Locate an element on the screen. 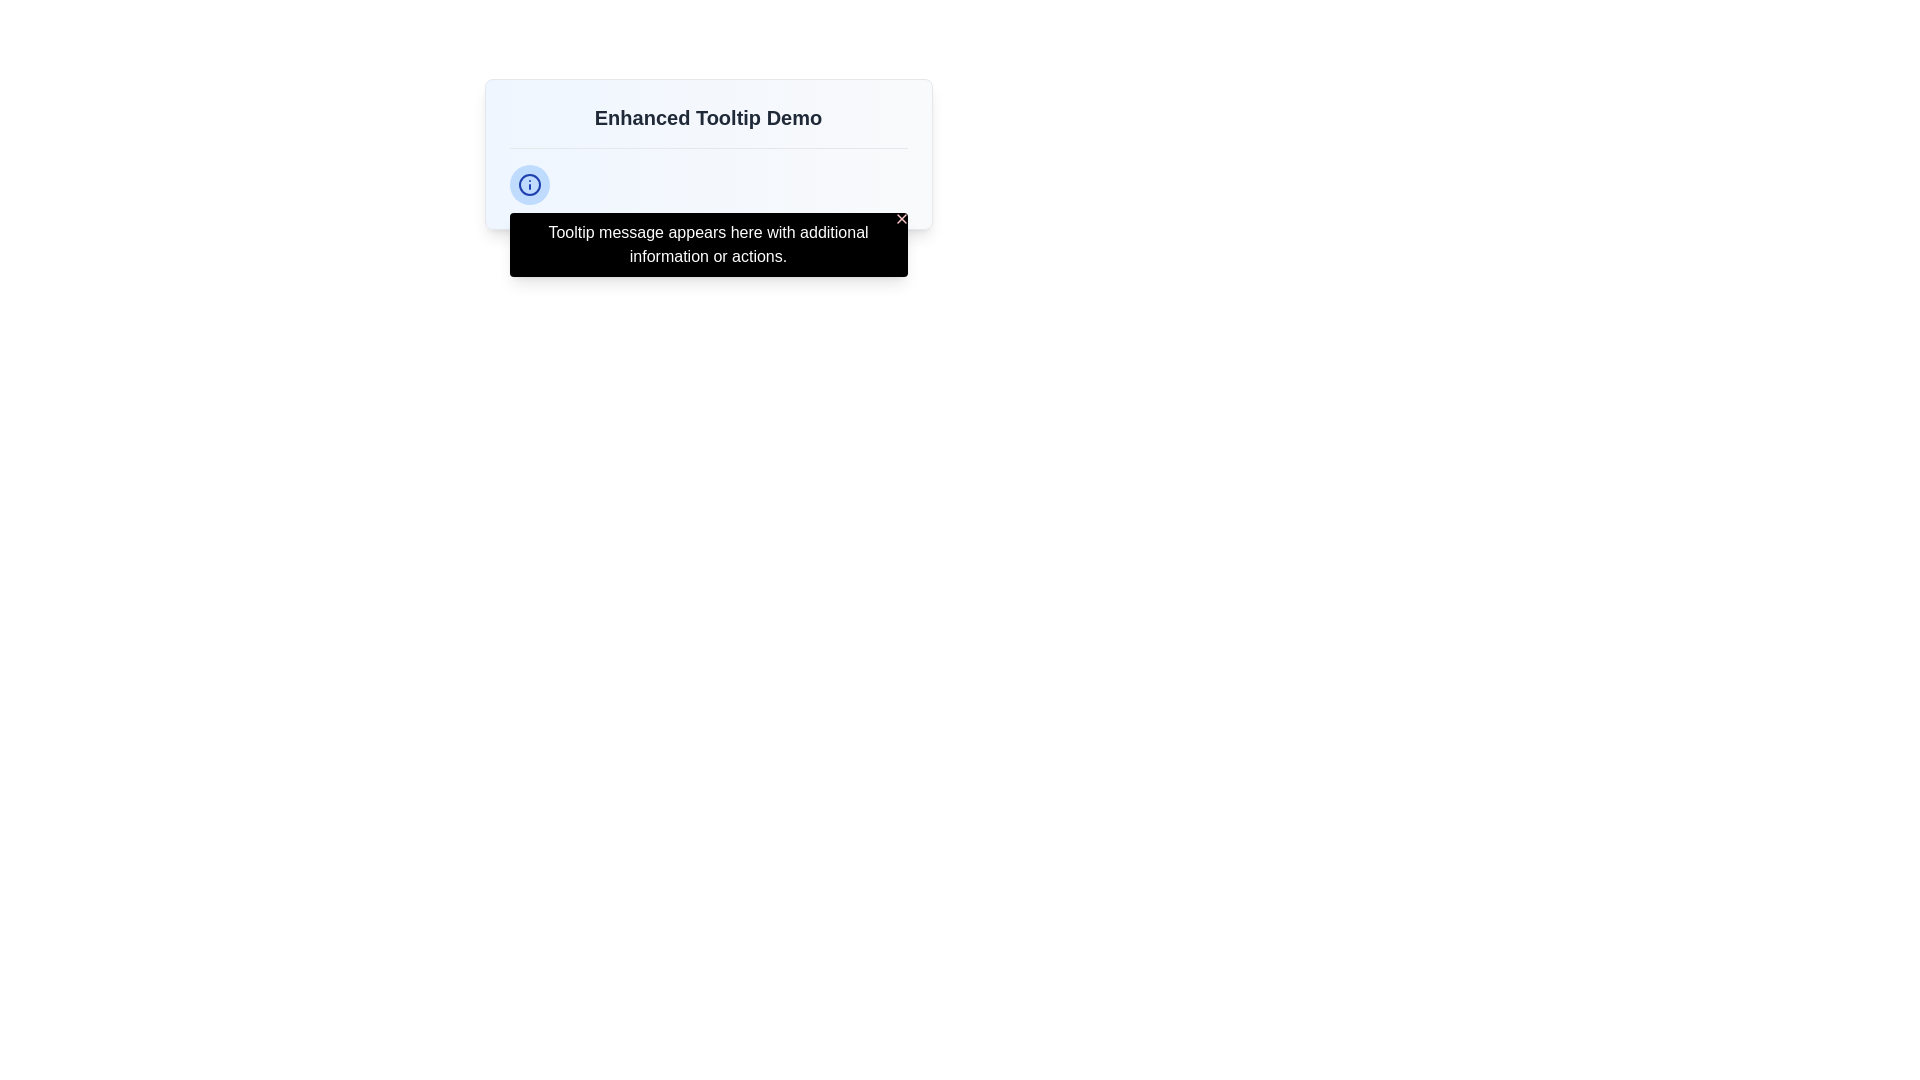 The width and height of the screenshot is (1920, 1080). the Tooltip that provides contextual information, located below the blue circular information icon is located at coordinates (708, 244).